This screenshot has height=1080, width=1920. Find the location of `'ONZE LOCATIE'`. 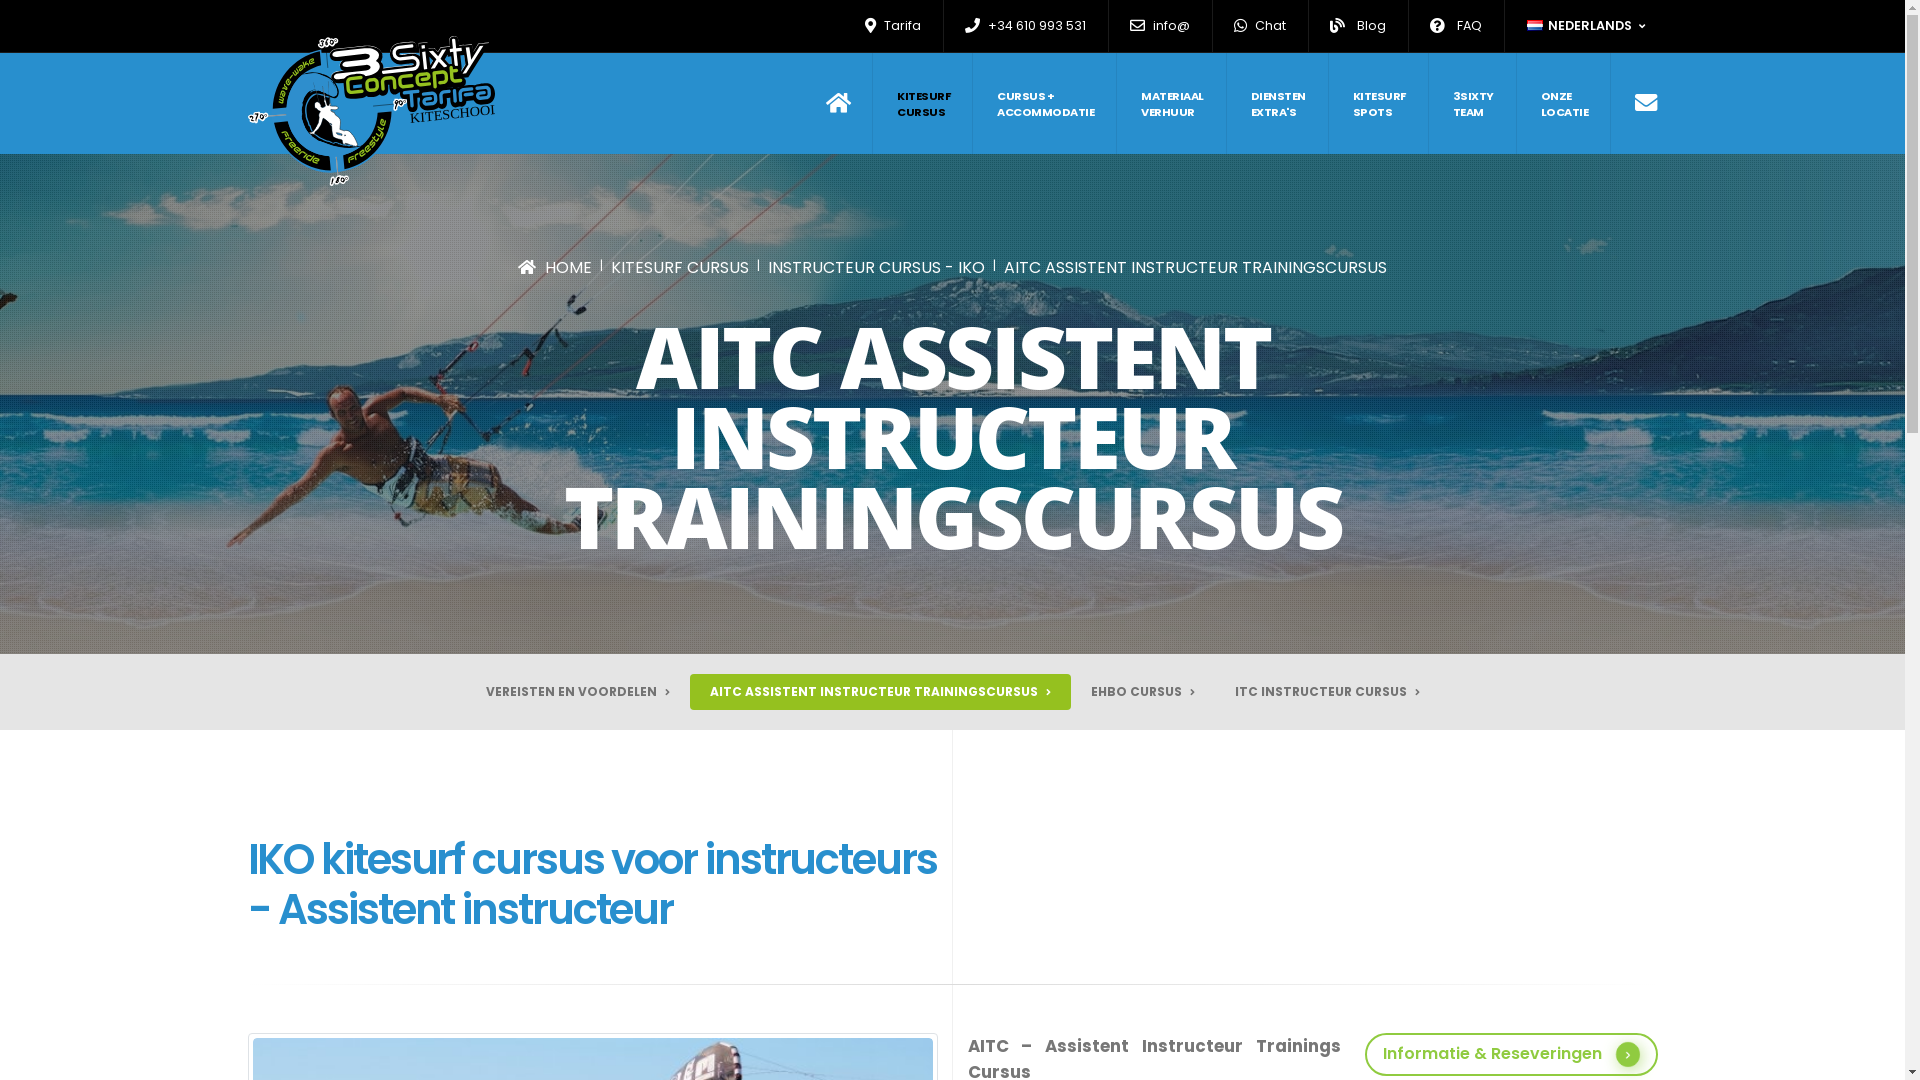

'ONZE LOCATIE' is located at coordinates (1563, 103).